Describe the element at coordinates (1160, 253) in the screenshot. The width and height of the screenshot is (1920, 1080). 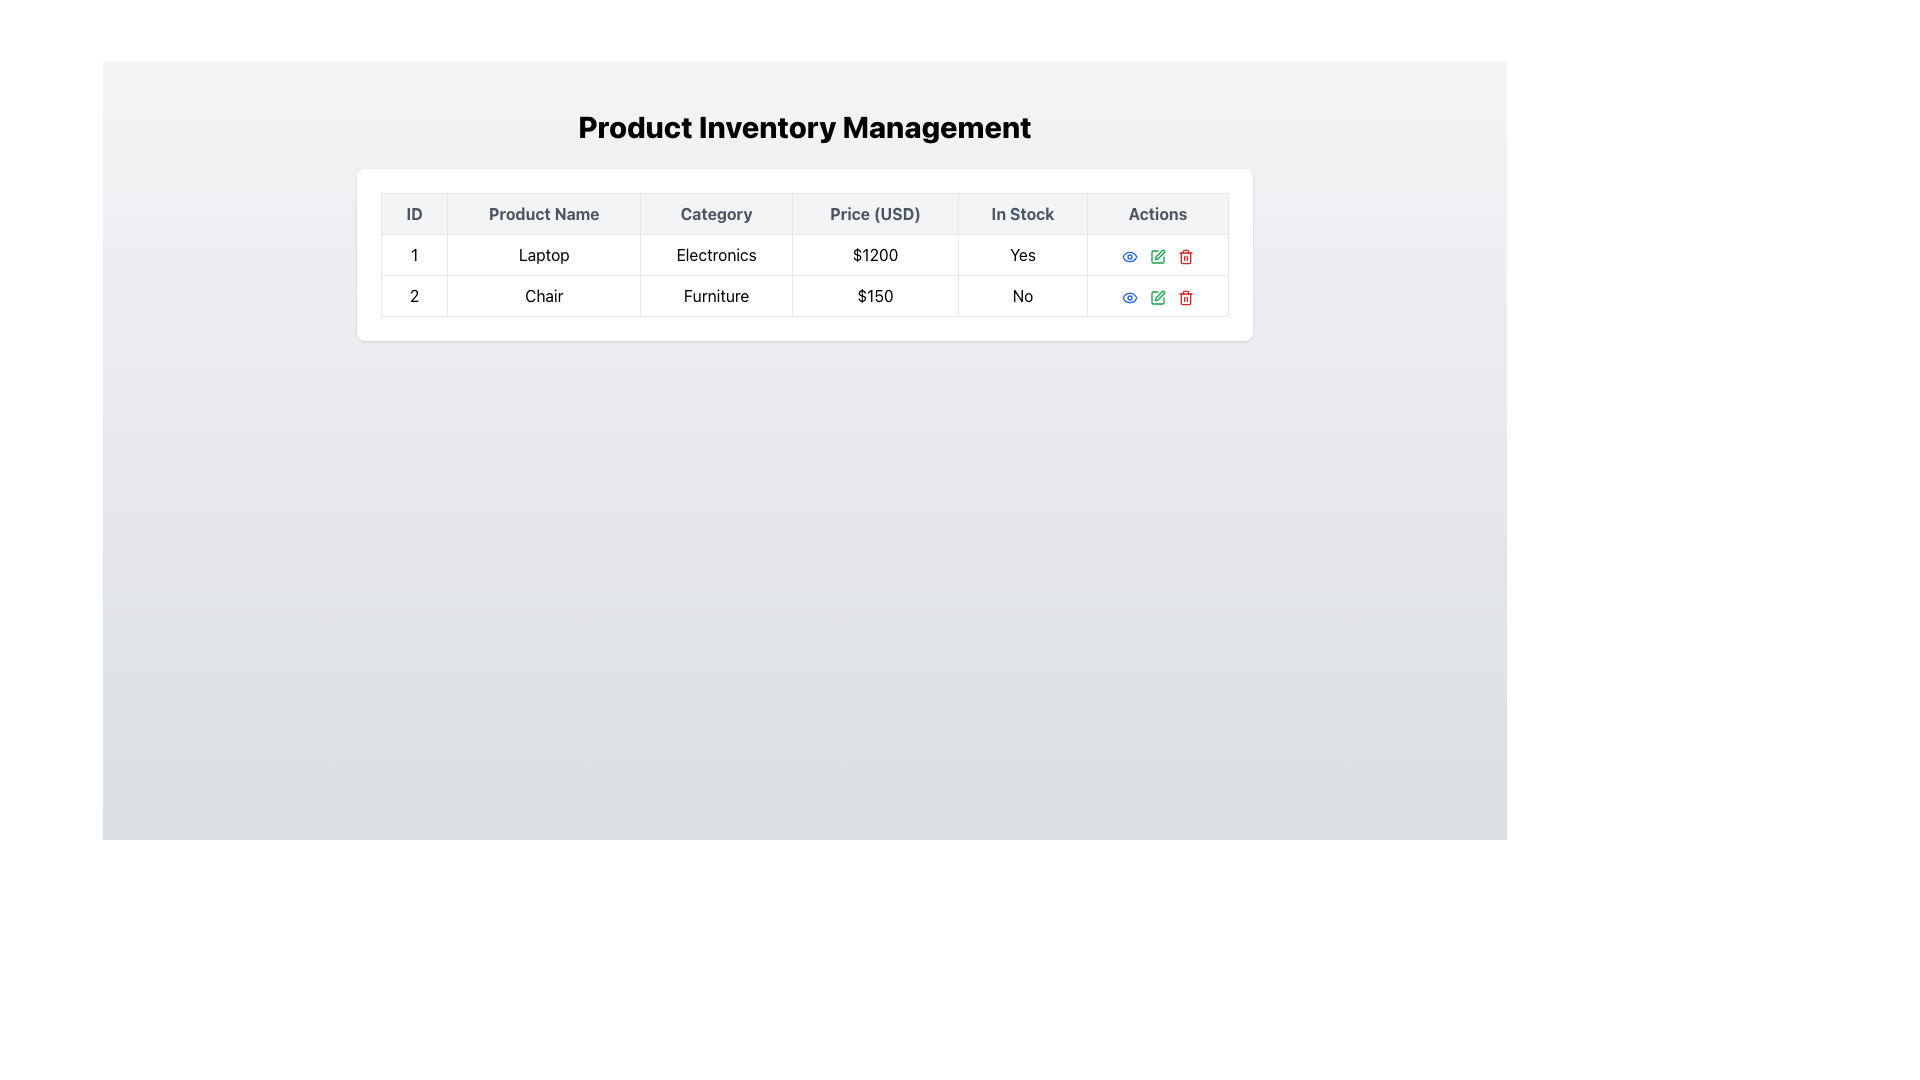
I see `the pen-like edit icon located in the 'Actions' column of the table in the second row corresponding to the product 'Chair'` at that location.